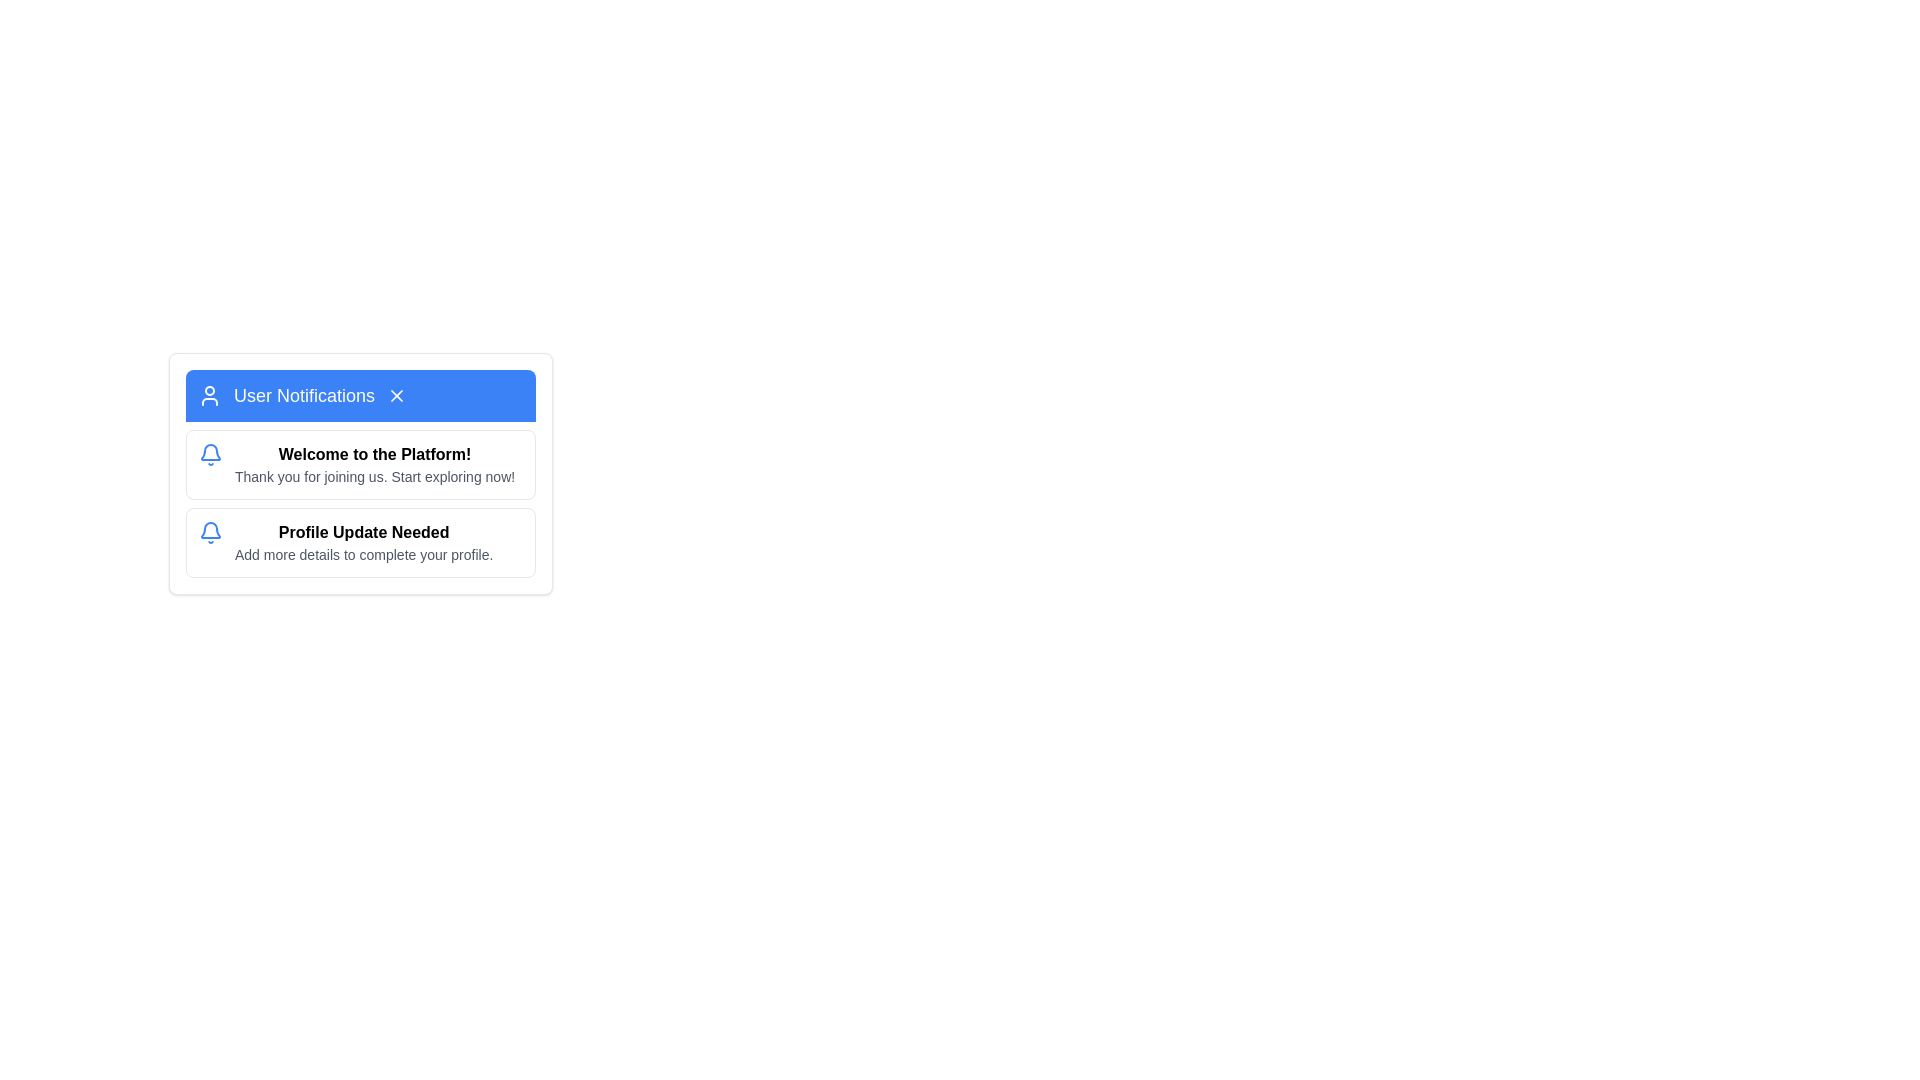  Describe the element at coordinates (364, 543) in the screenshot. I see `text content that informs the user about the need to update their profile, located in the middle of the notification card below the 'Welcome to the Platform!' message` at that location.